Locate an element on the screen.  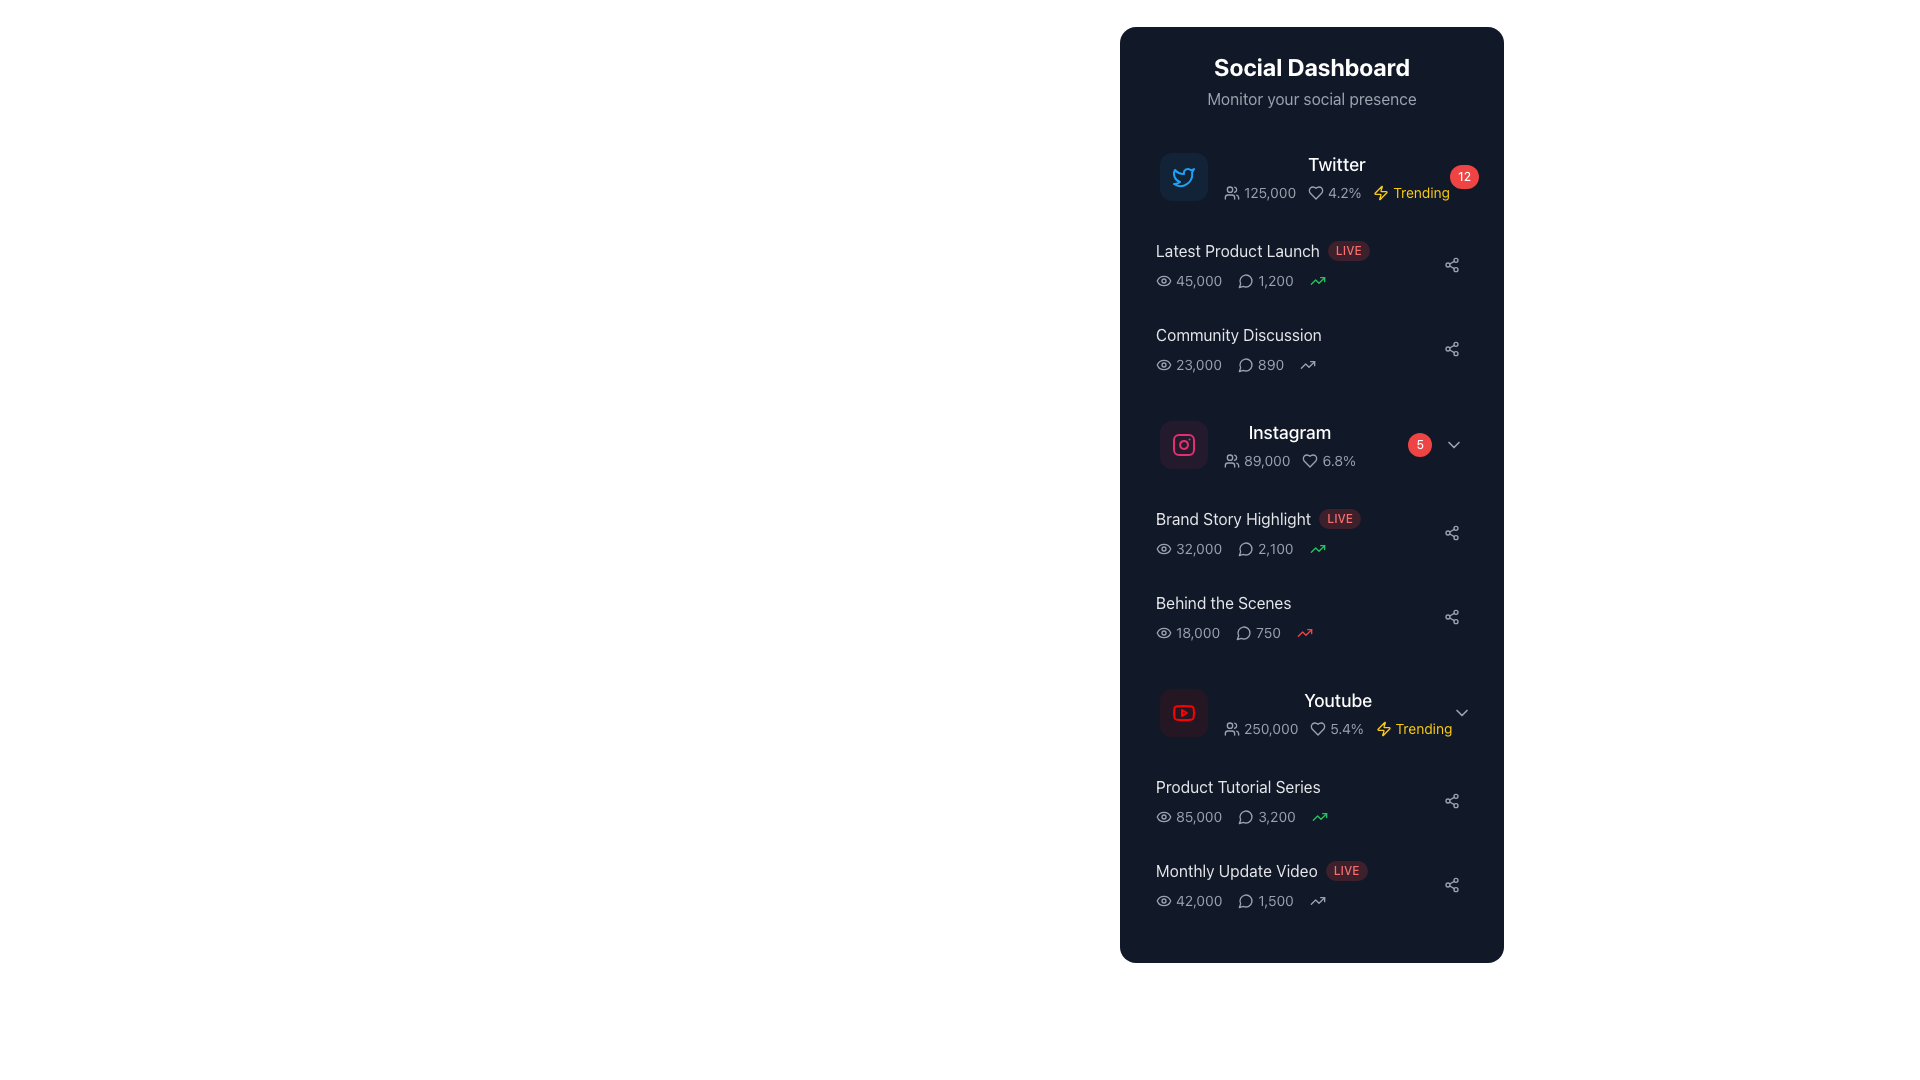
the small circular speech bubble icon with a light gray outline located to the left of the text '1,200' in the 'Latest Product Launch' section of the 'Social Dashboard' is located at coordinates (1245, 281).